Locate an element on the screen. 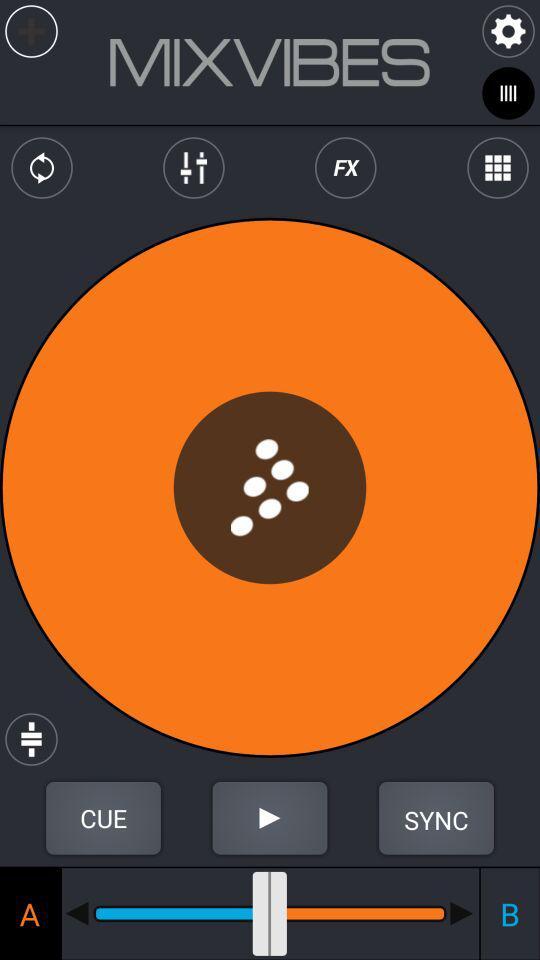 This screenshot has height=960, width=540. move slider left is located at coordinates (76, 913).